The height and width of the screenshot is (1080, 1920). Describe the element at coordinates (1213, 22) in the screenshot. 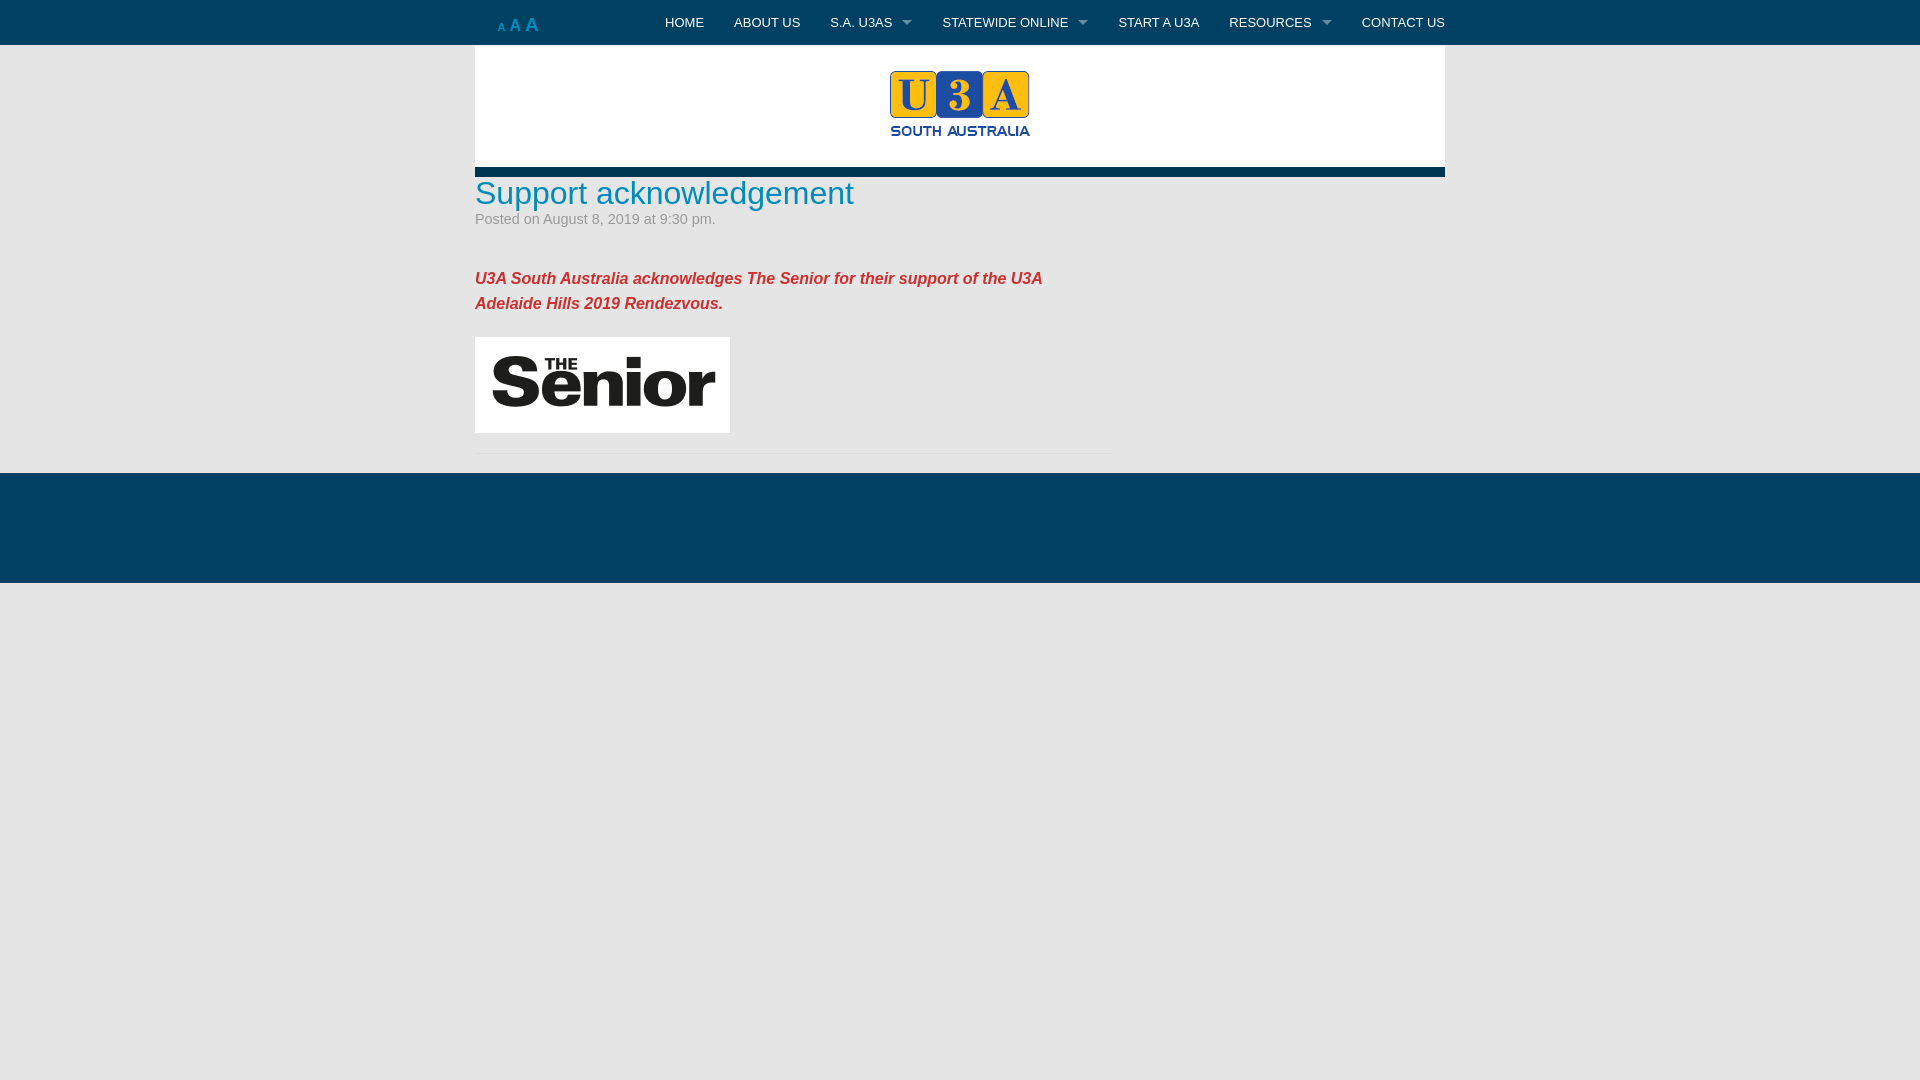

I see `'RESOURCES'` at that location.